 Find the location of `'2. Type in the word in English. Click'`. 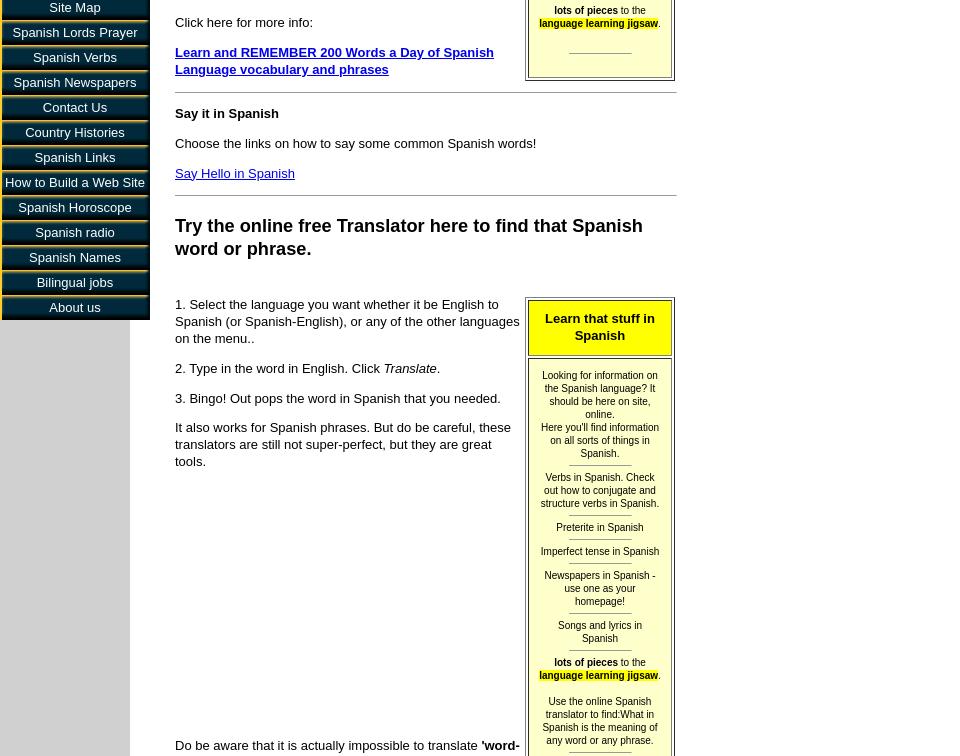

'2. Type in the word in English. Click' is located at coordinates (277, 367).